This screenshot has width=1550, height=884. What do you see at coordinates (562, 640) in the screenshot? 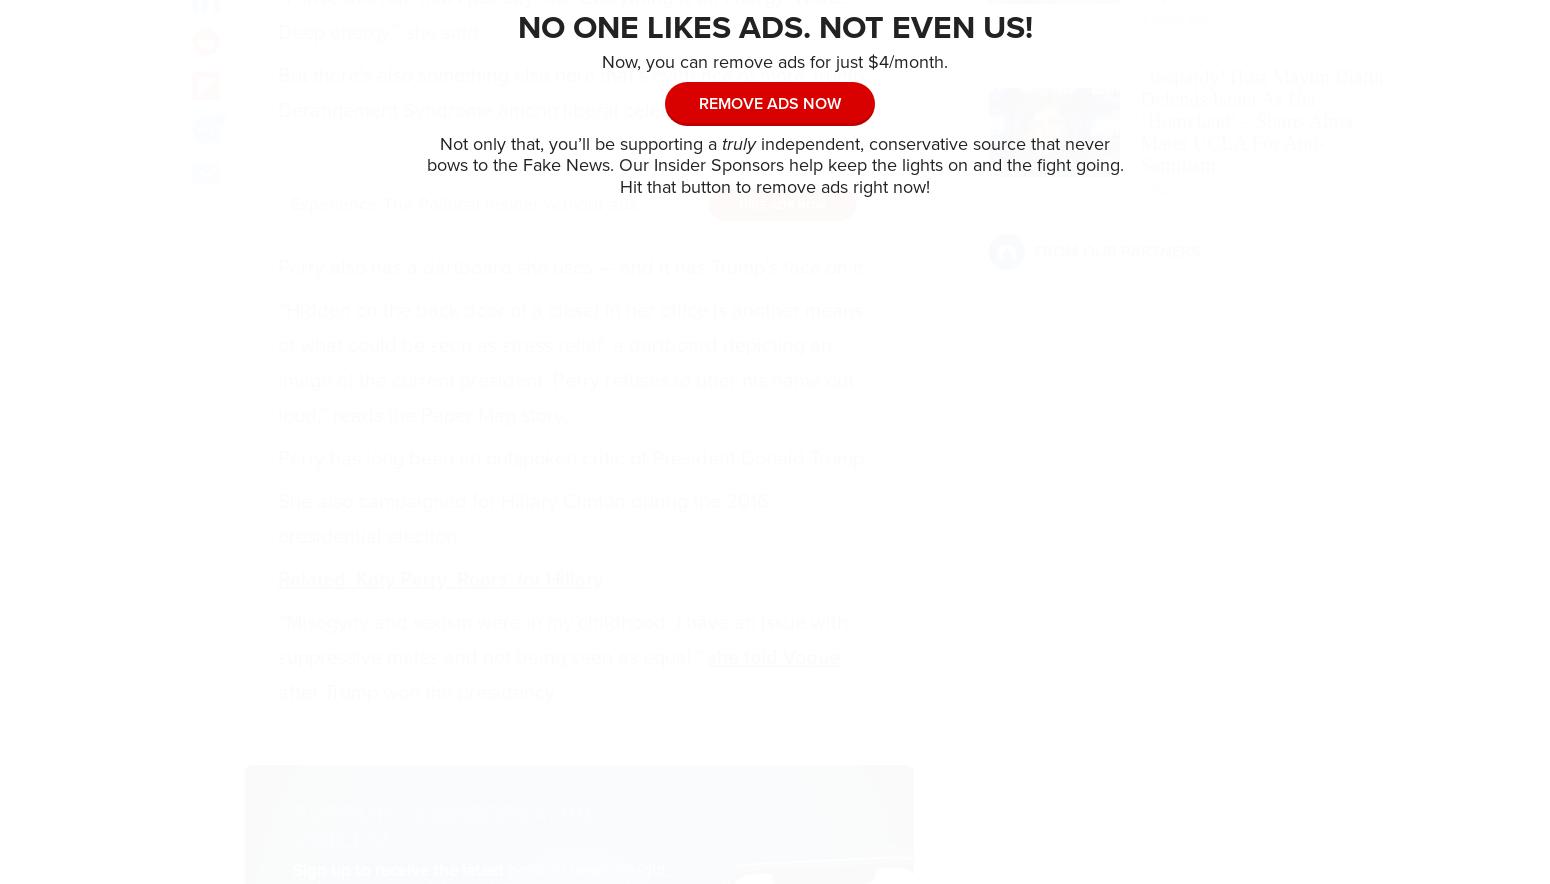
I see `'“Misogyny and sexism were in my childhood: I have an issue with suppressive males and not being seen as equal,”'` at bounding box center [562, 640].